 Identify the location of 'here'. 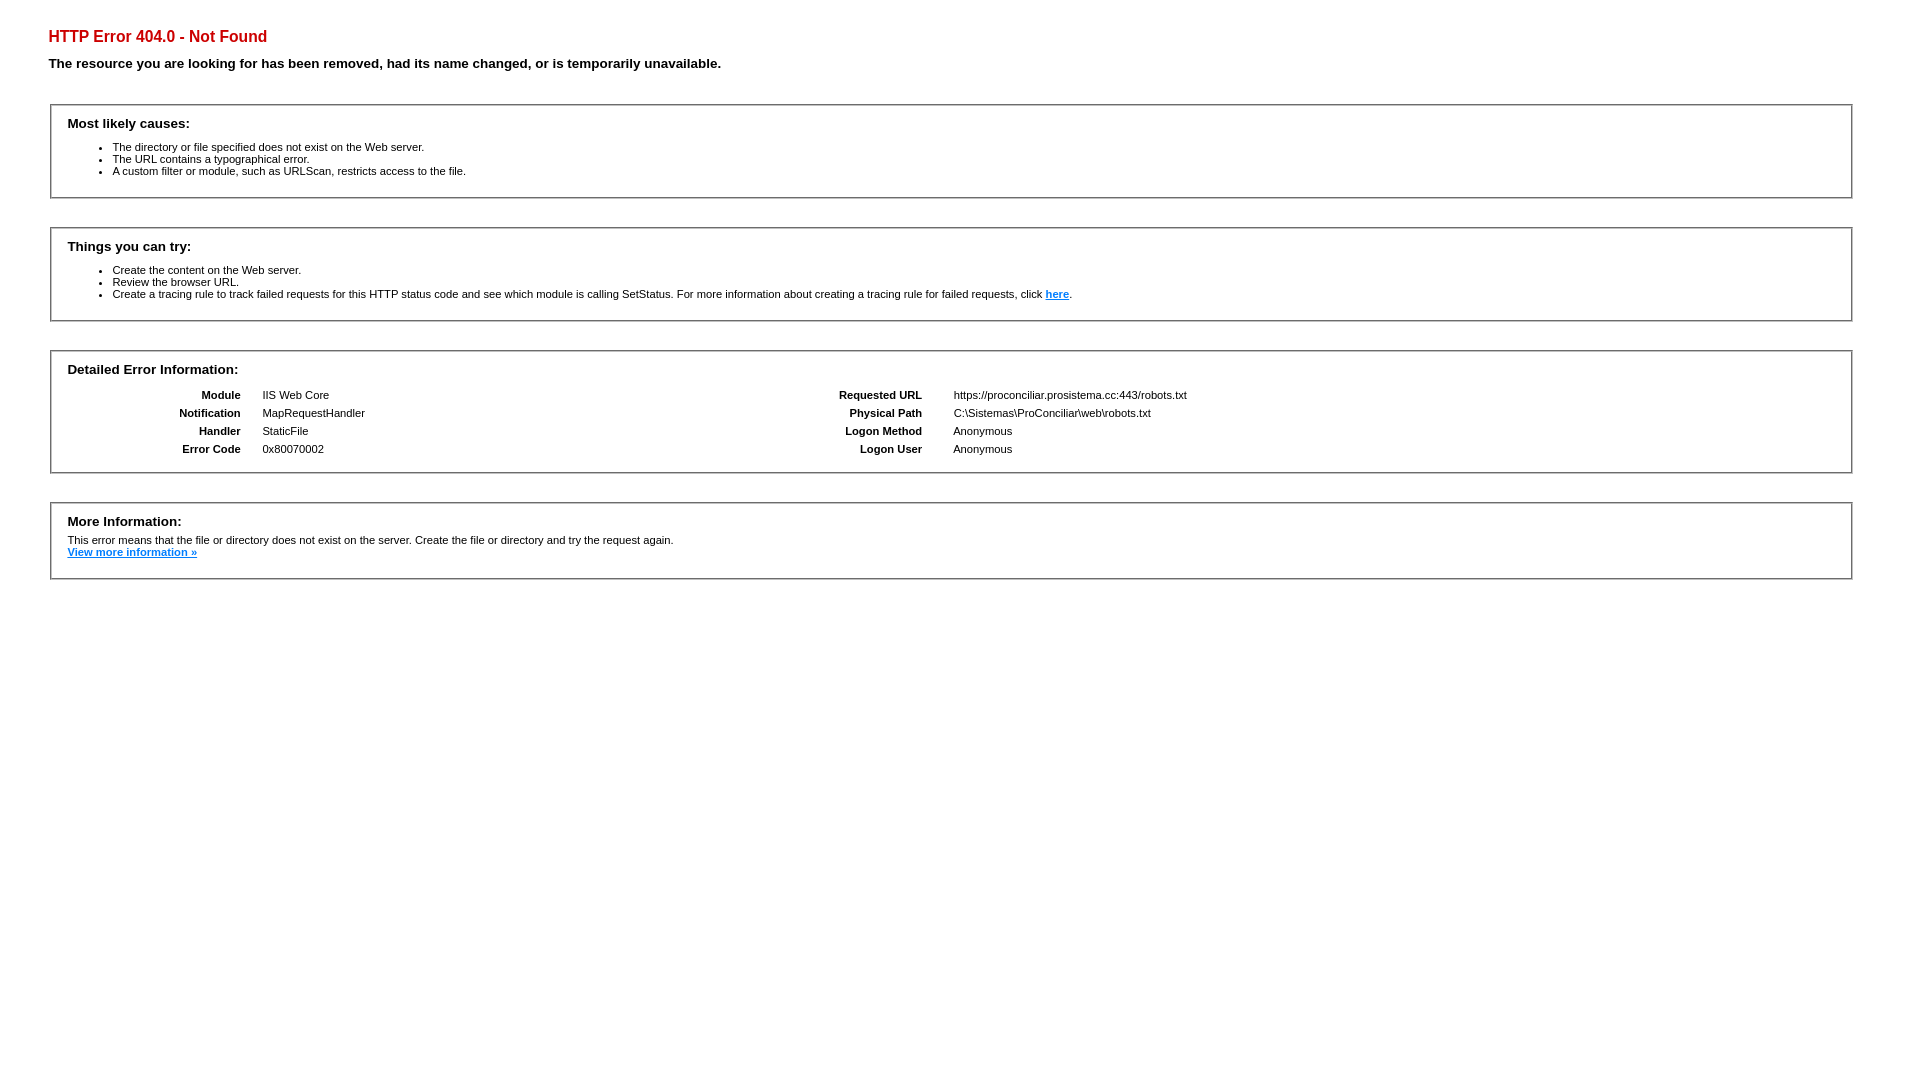
(1056, 293).